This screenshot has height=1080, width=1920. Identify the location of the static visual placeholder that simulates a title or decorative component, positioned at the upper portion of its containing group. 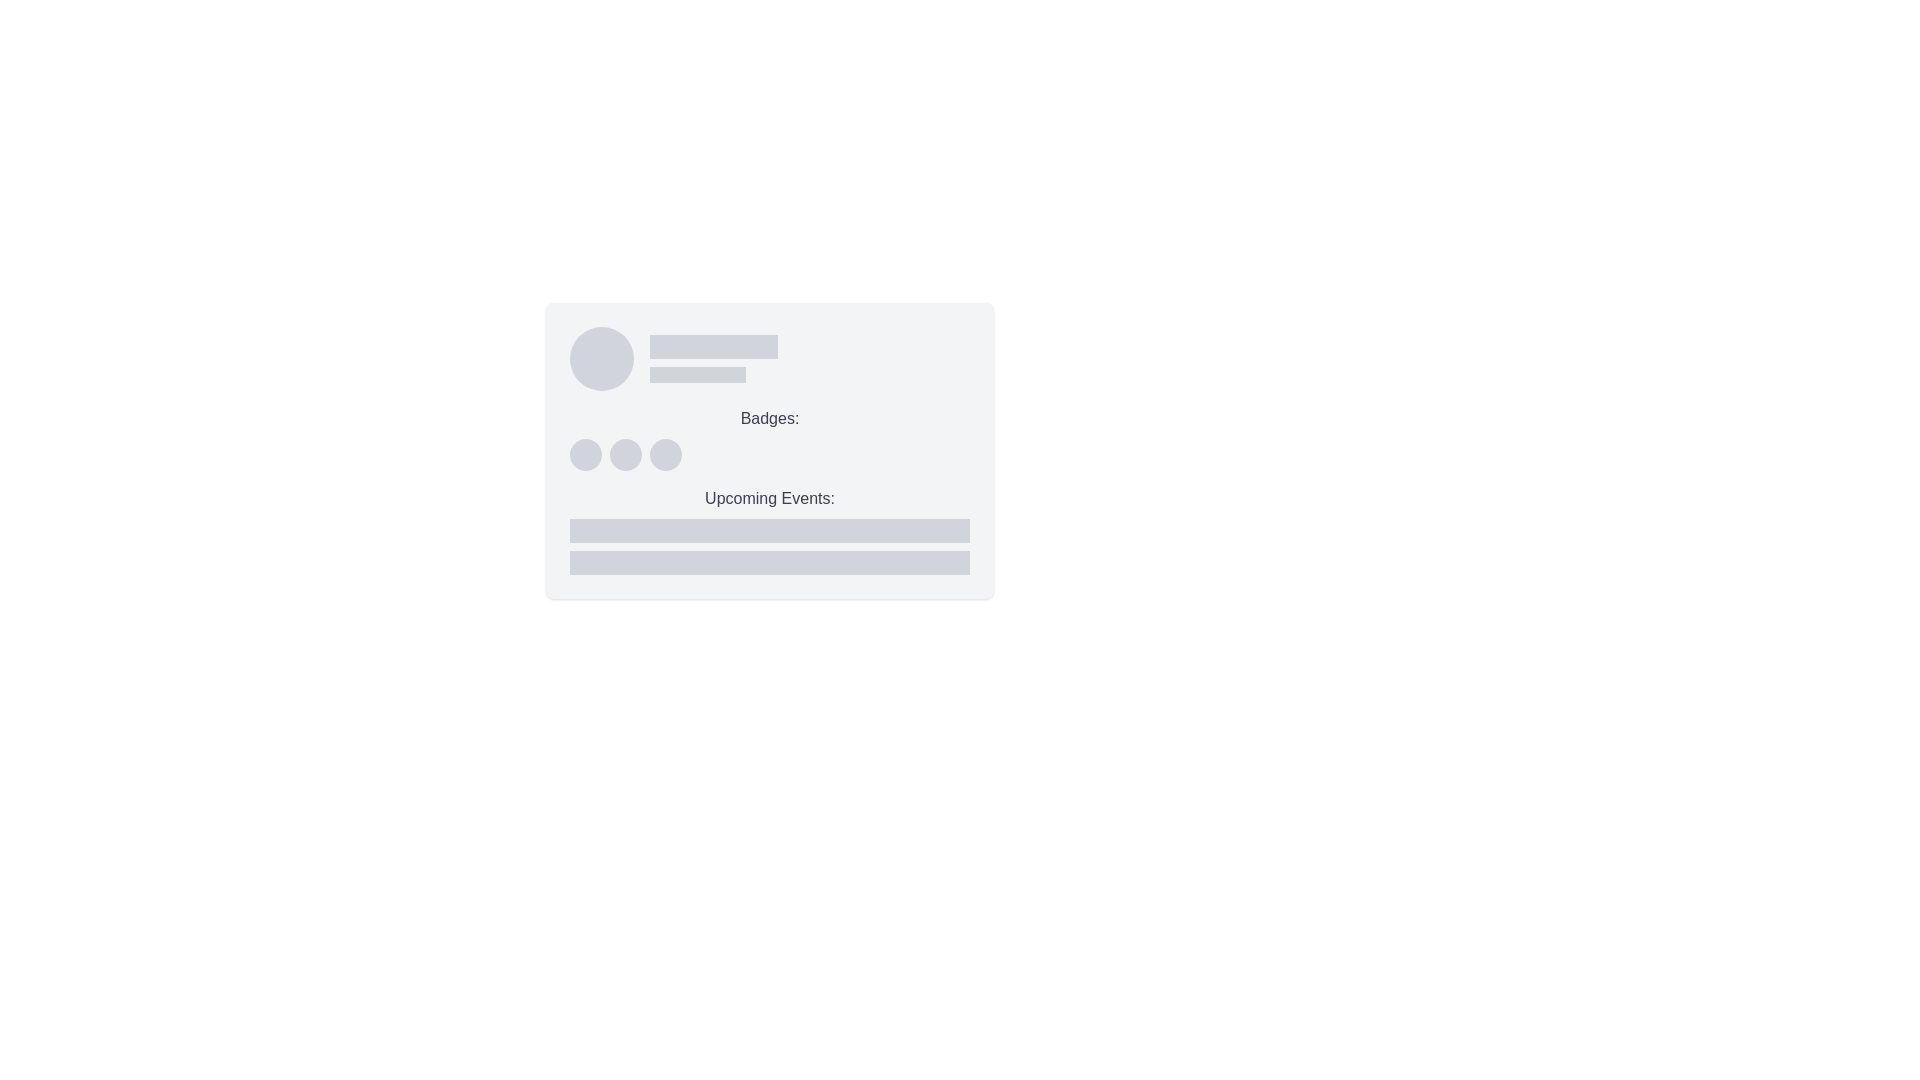
(714, 346).